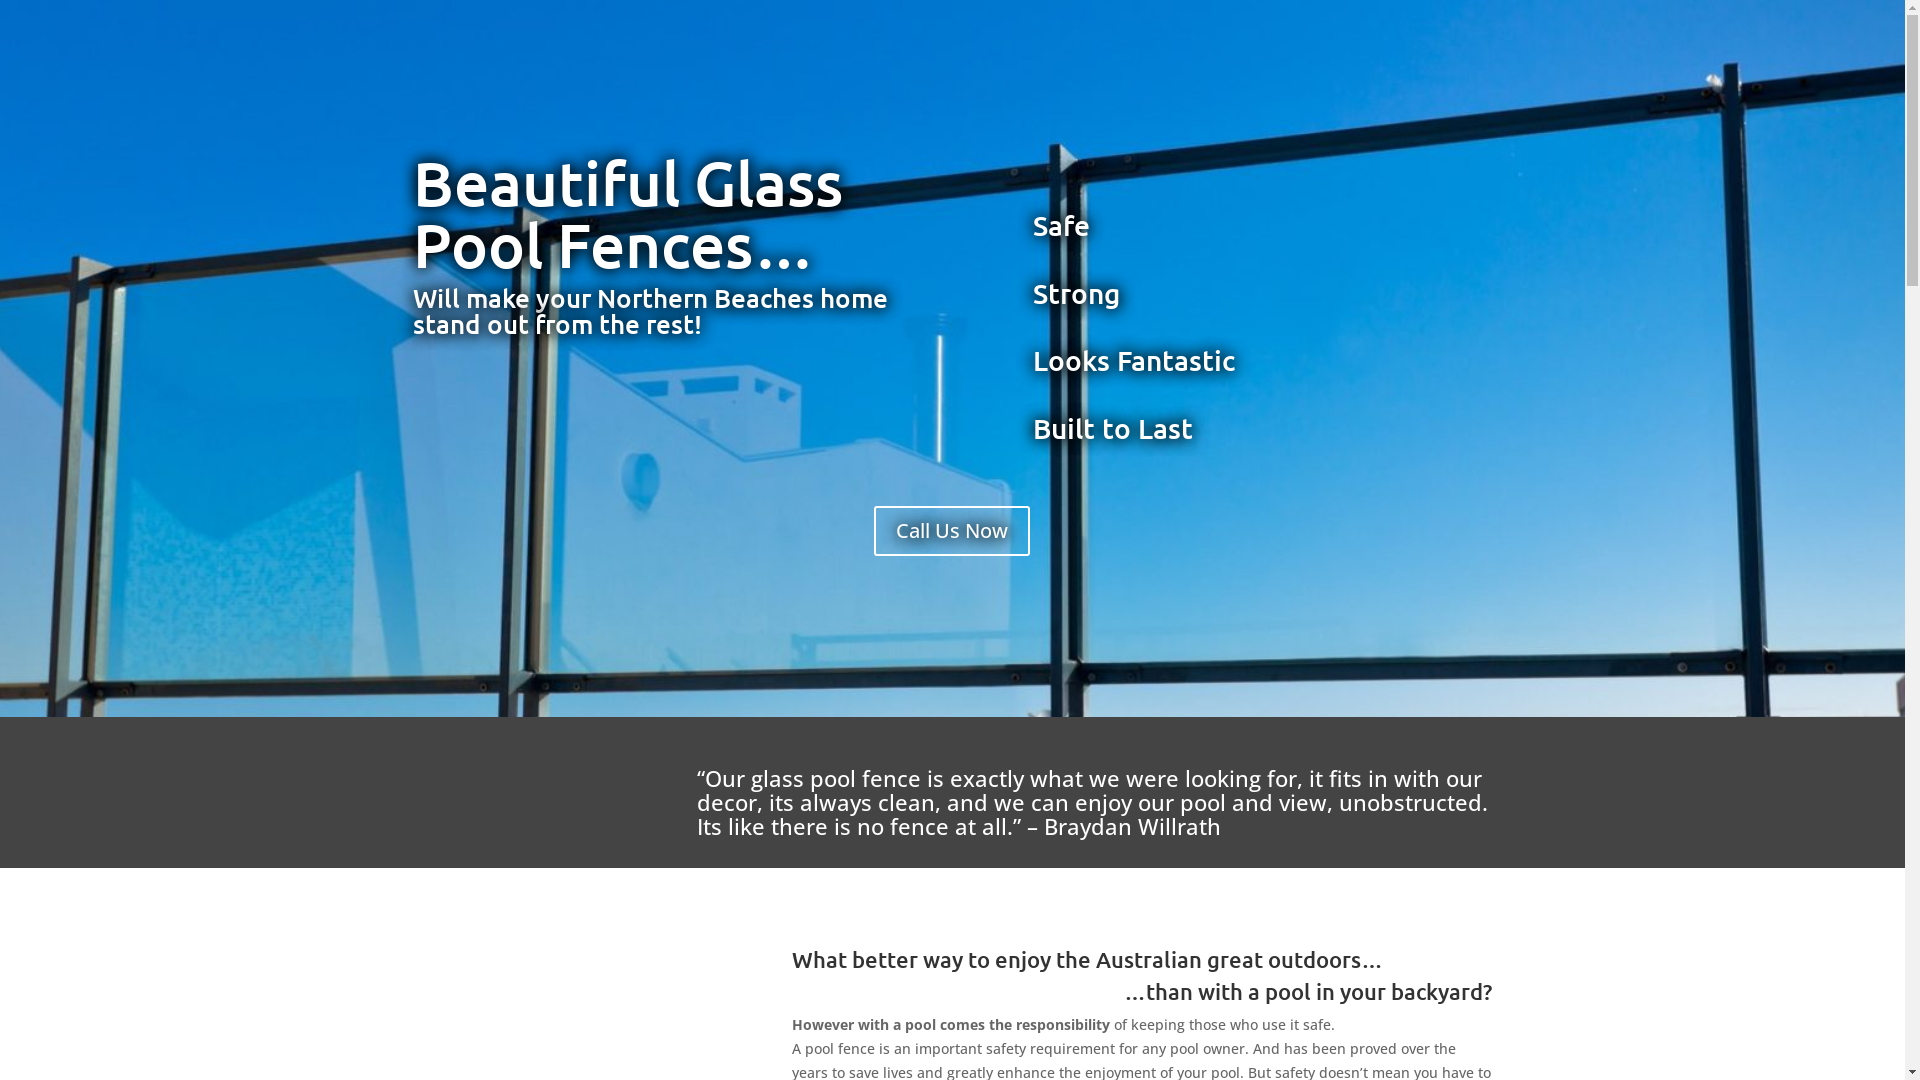 The height and width of the screenshot is (1080, 1920). What do you see at coordinates (950, 530) in the screenshot?
I see `'Call Us Now'` at bounding box center [950, 530].